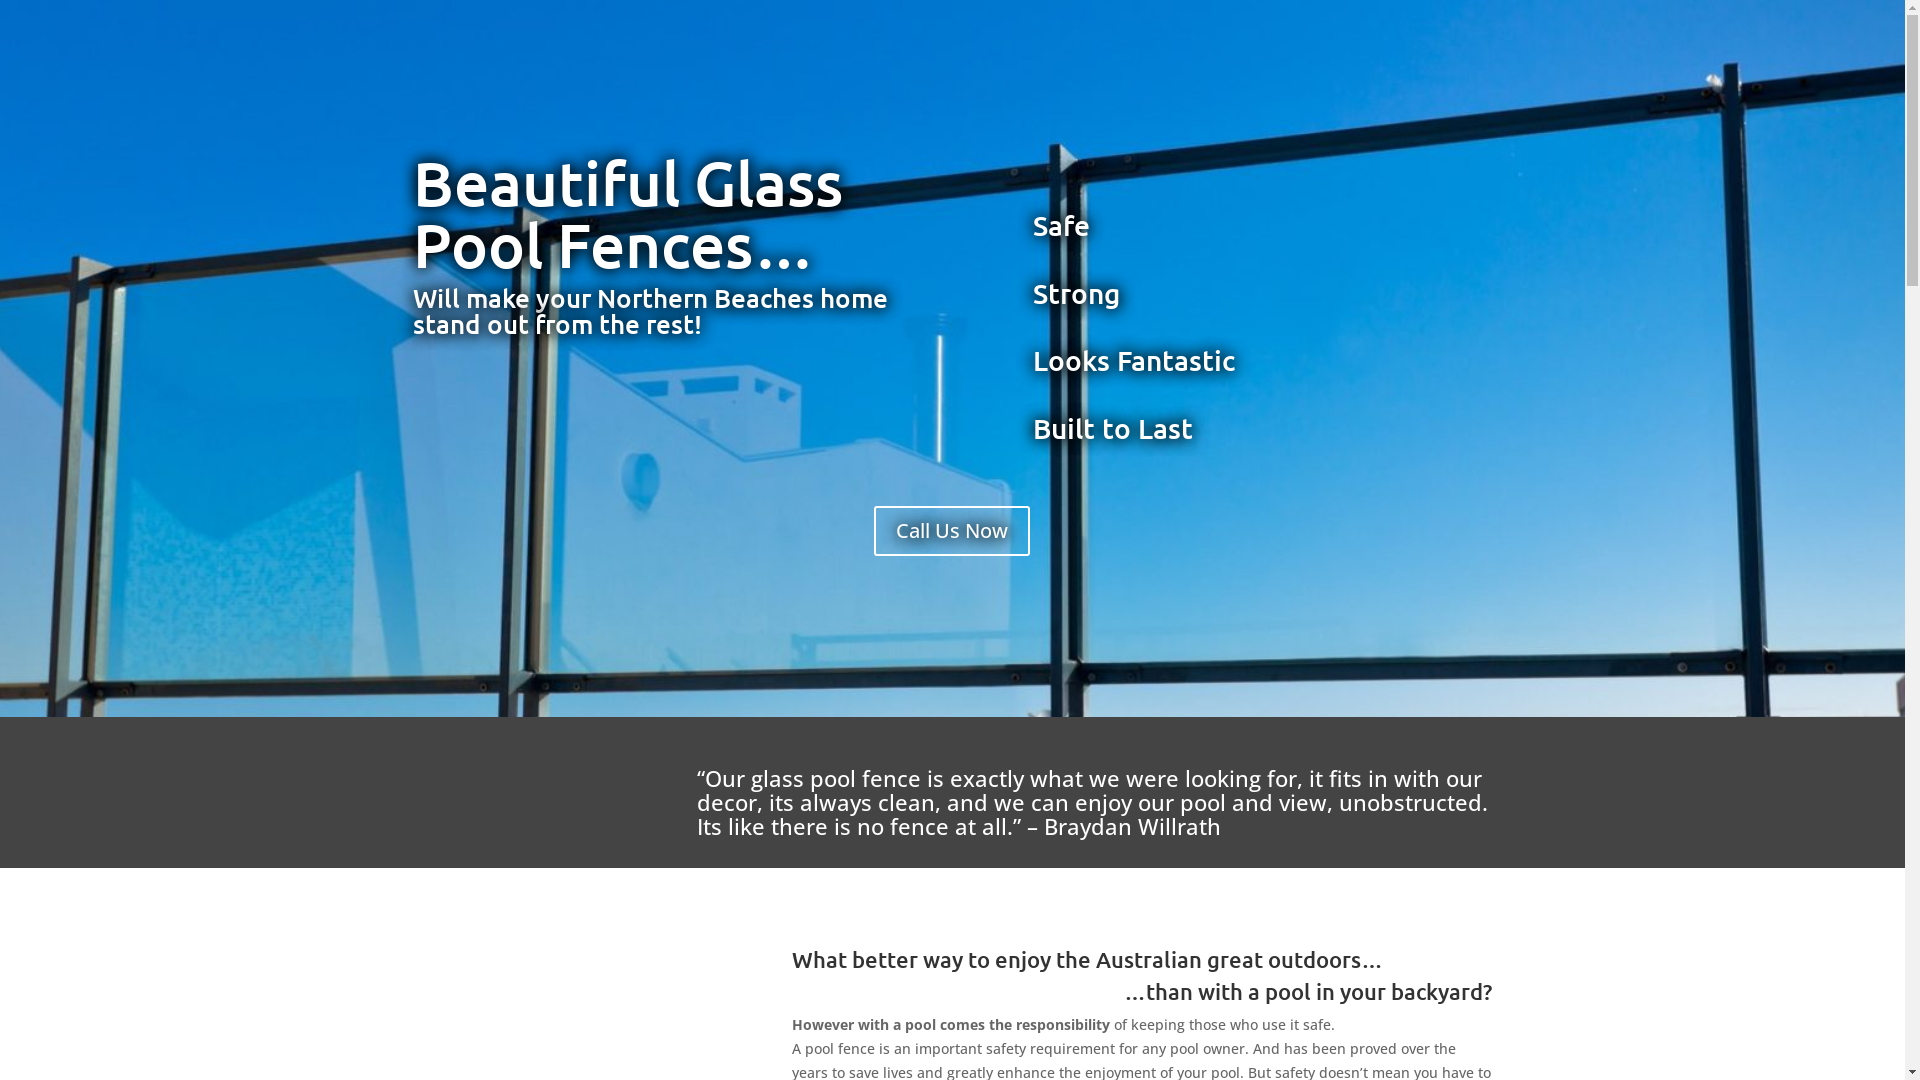 The height and width of the screenshot is (1080, 1920). What do you see at coordinates (950, 530) in the screenshot?
I see `'Call Us Now'` at bounding box center [950, 530].